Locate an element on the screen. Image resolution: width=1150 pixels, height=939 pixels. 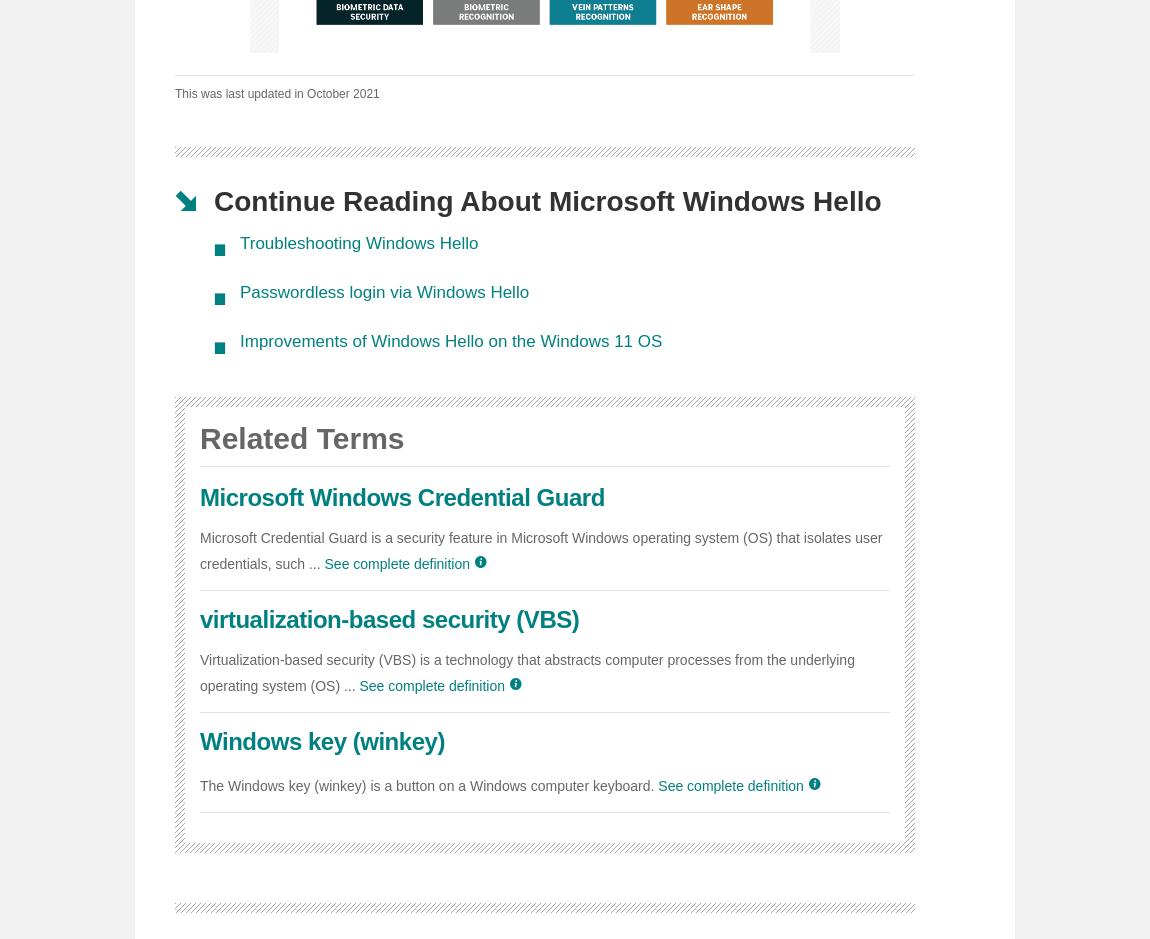
'Virtualization-based security (VBS) is a technology that abstracts computer processes from the underlying operating system (OS) ...' is located at coordinates (527, 672).